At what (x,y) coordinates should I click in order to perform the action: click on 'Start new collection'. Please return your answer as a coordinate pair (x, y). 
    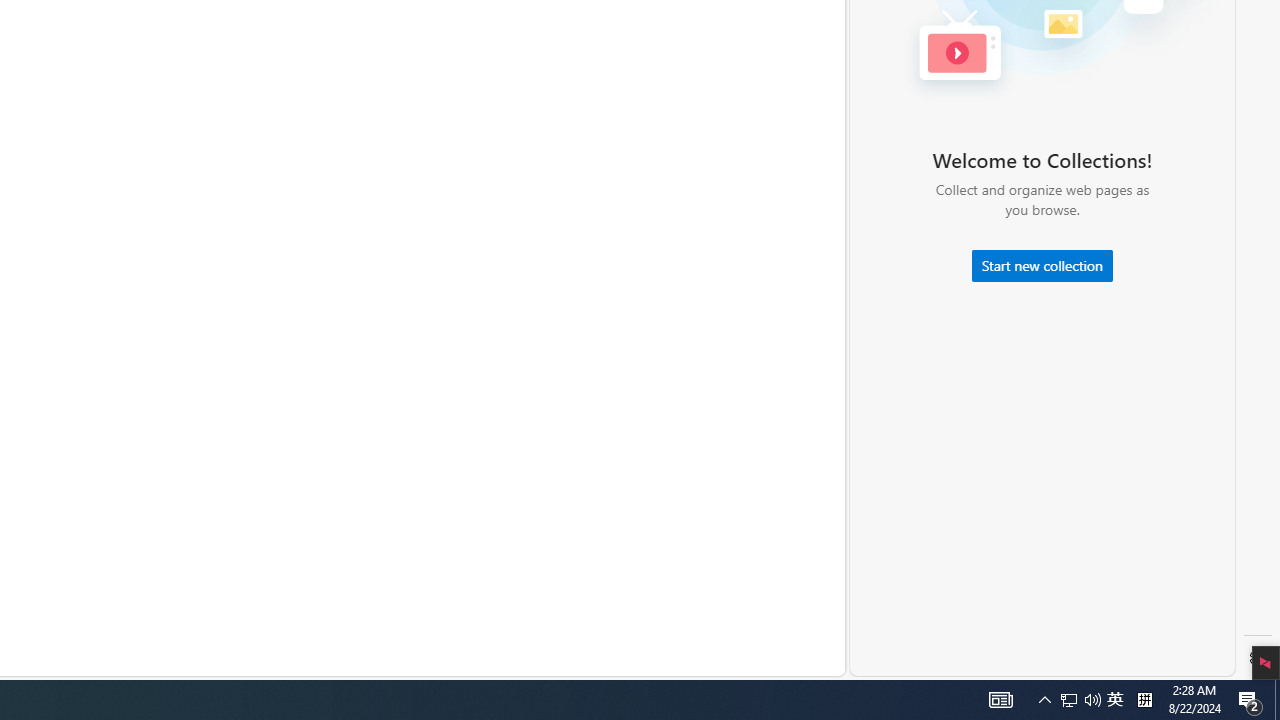
    Looking at the image, I should click on (1041, 264).